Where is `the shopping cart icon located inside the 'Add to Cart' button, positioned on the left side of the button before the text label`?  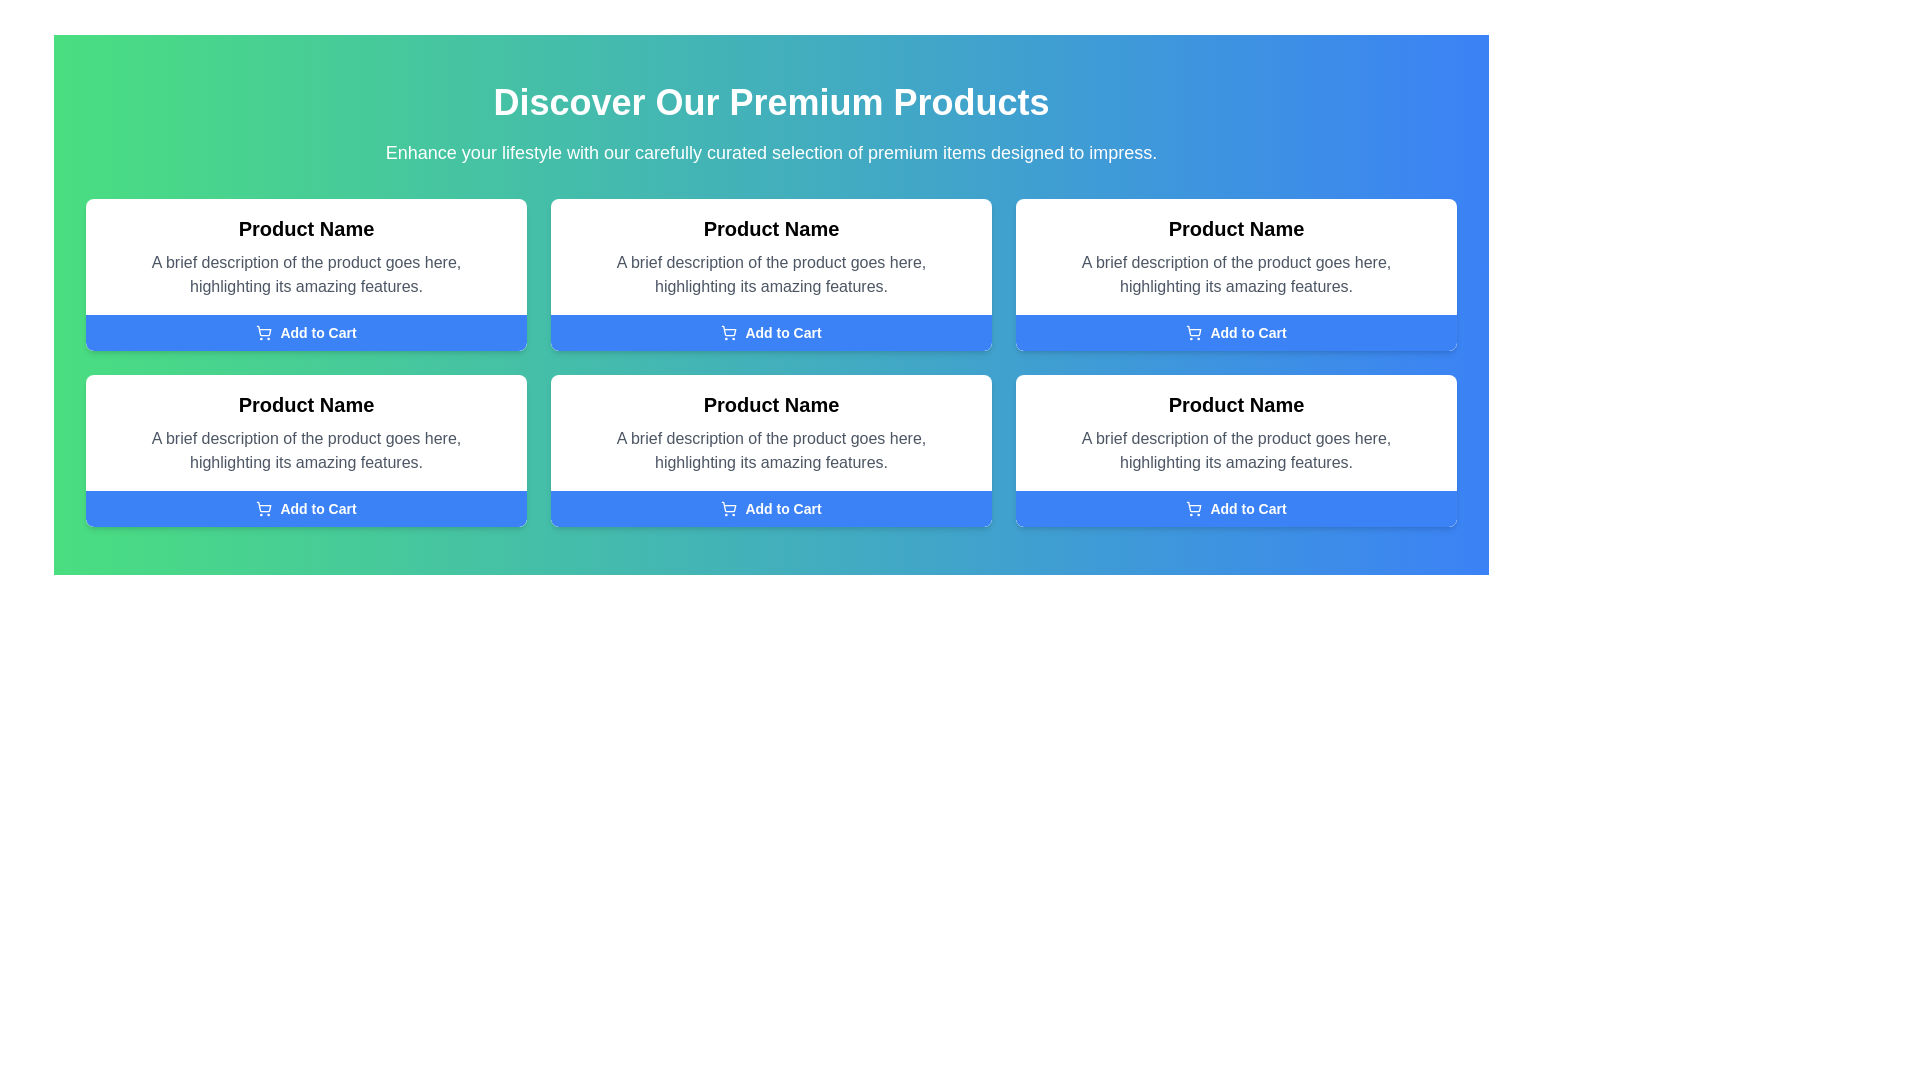
the shopping cart icon located inside the 'Add to Cart' button, positioned on the left side of the button before the text label is located at coordinates (263, 508).